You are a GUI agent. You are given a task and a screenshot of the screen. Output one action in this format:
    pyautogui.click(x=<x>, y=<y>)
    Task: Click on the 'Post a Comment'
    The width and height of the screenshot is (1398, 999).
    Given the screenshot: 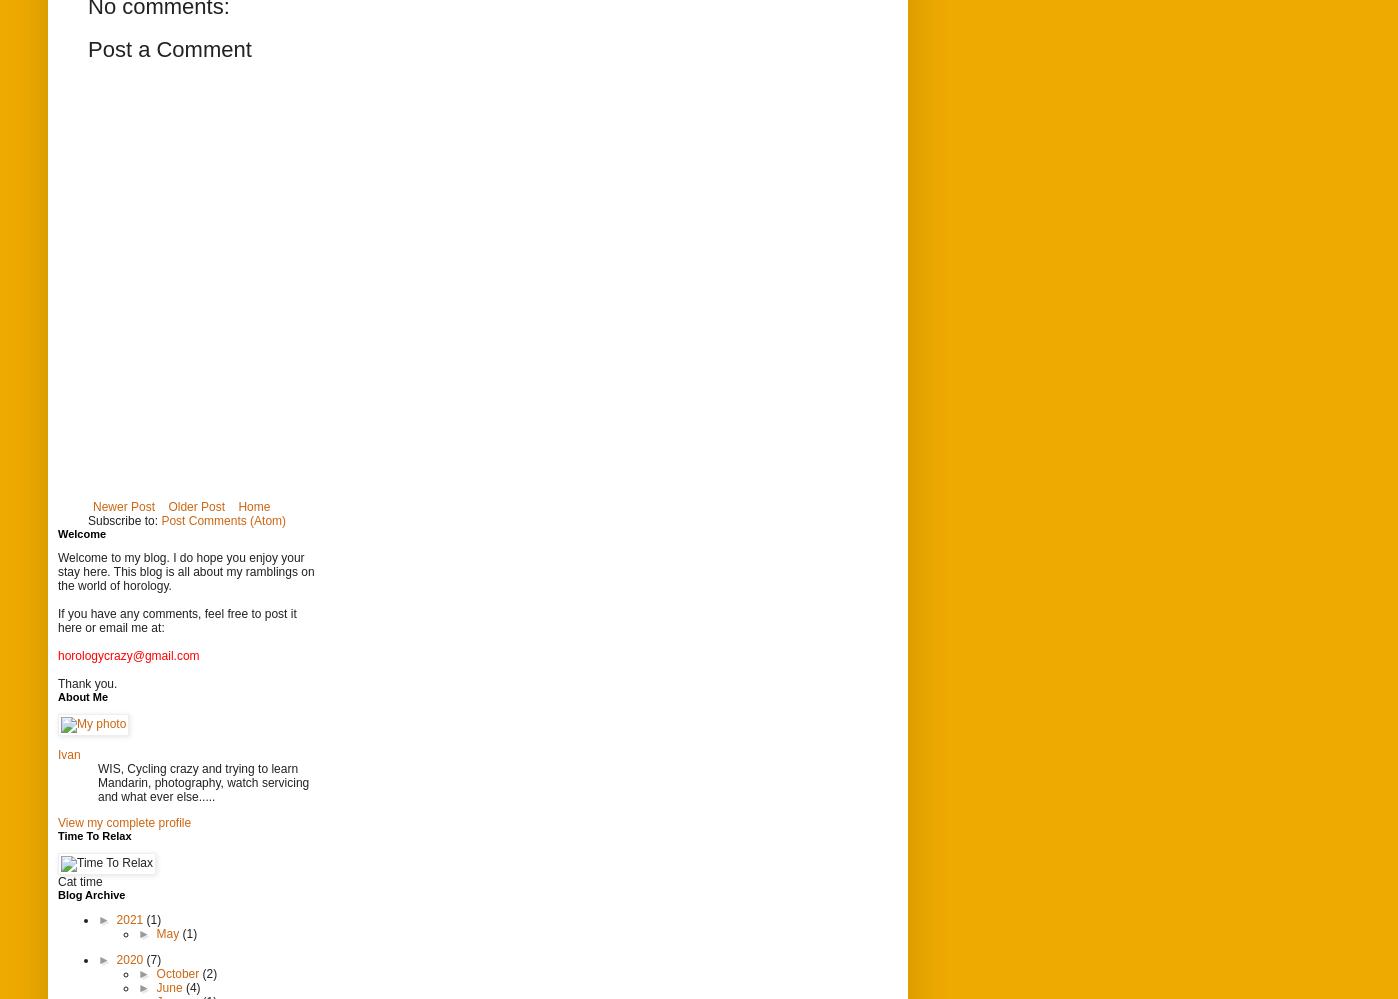 What is the action you would take?
    pyautogui.click(x=169, y=48)
    